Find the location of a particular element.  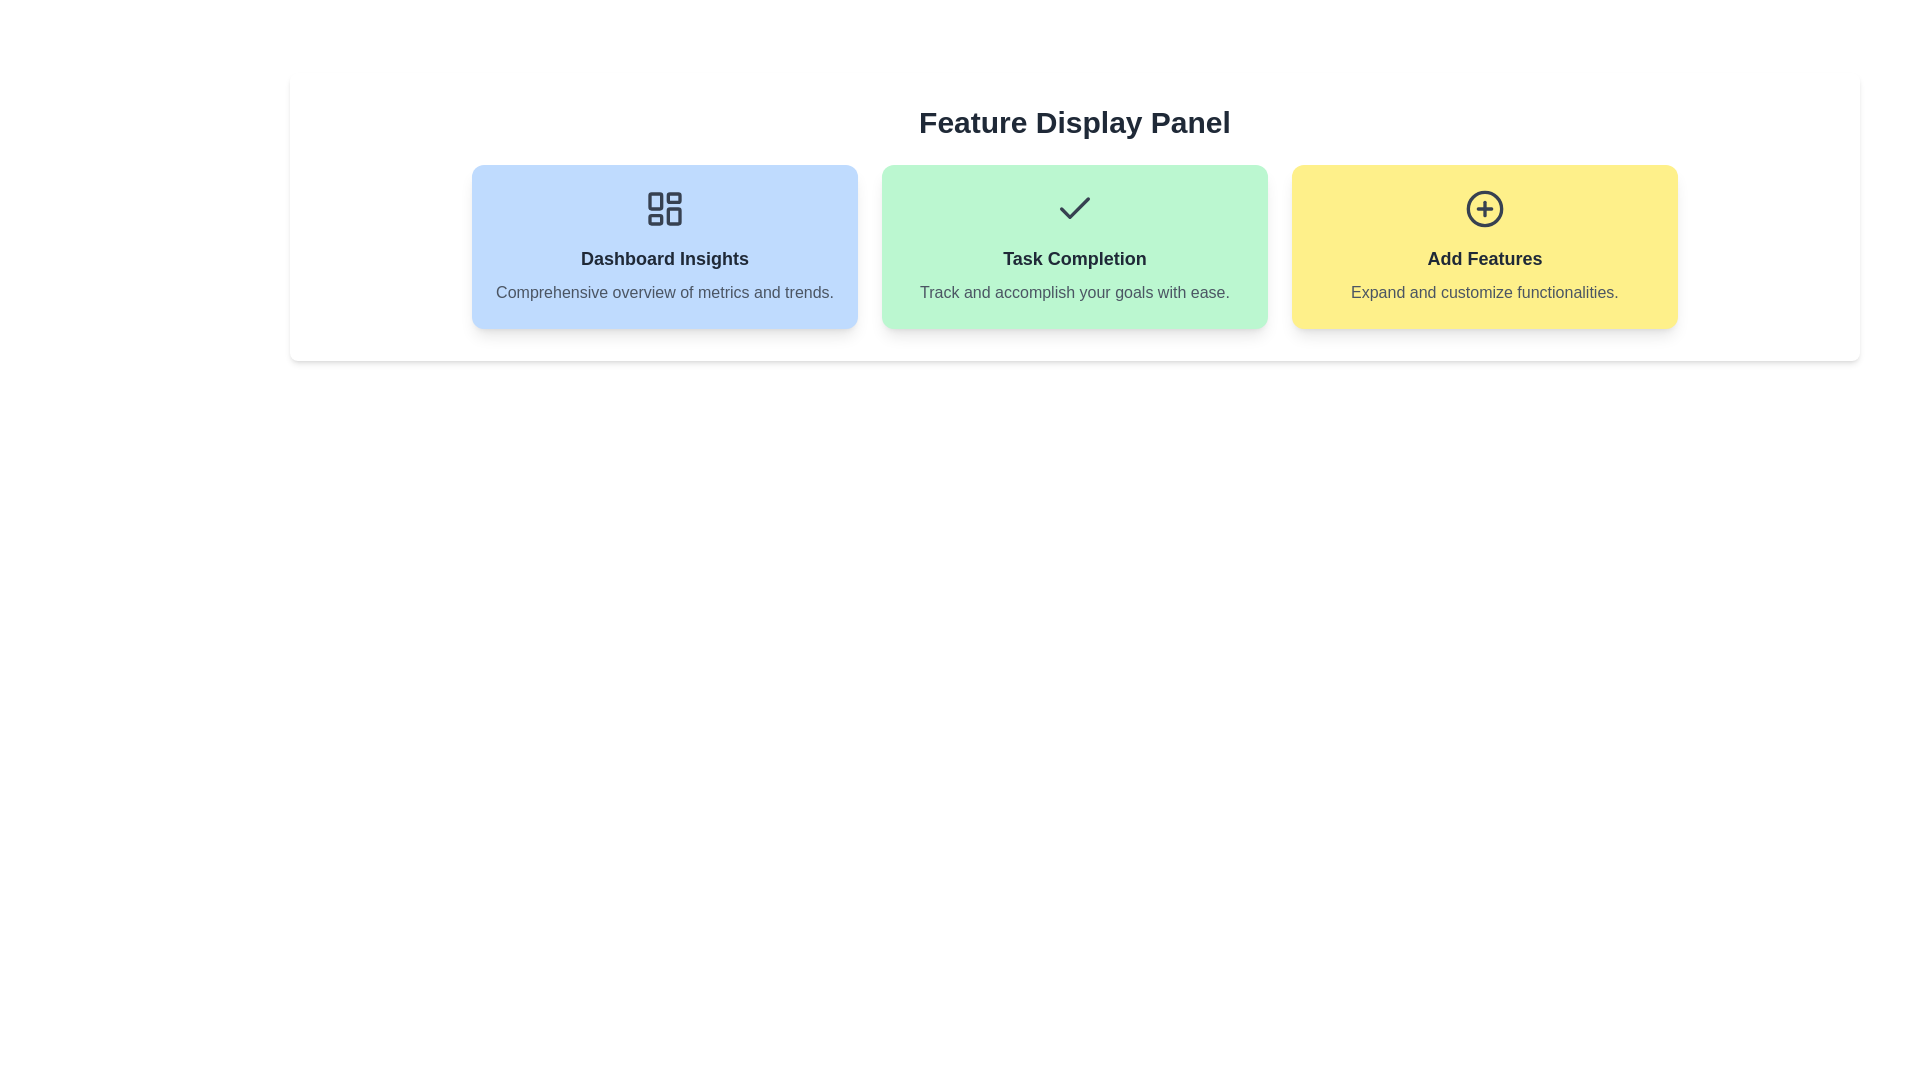

the Text Label (Heading) that provides context for the section above the feature cards labeled 'Dashboard Insights,' 'Task Completion,' and 'Add Features.' is located at coordinates (1074, 123).